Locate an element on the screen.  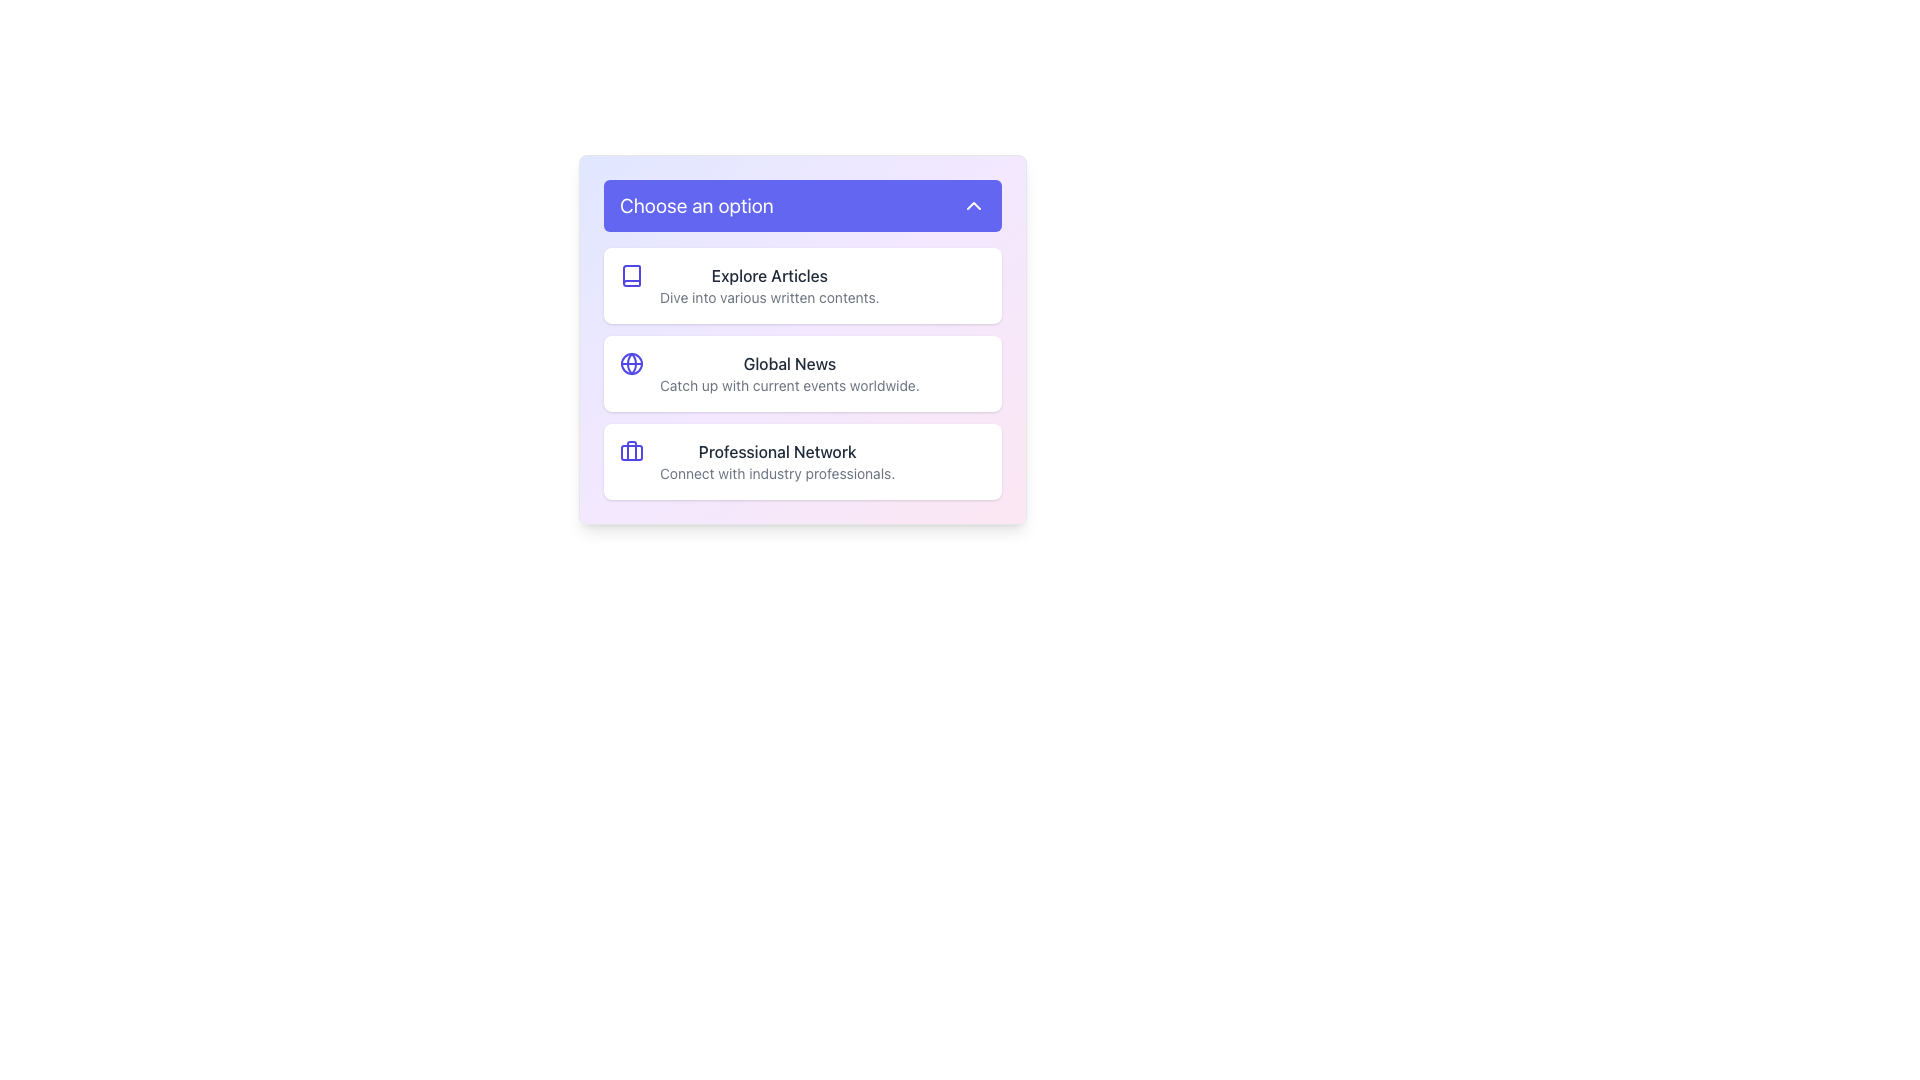
the 'Global News' text label, which is styled in medium-sized bold black font and is located within the second option of a vertical list, positioned between 'Explore Articles' and 'Catch up with current events worldwide.' is located at coordinates (788, 363).